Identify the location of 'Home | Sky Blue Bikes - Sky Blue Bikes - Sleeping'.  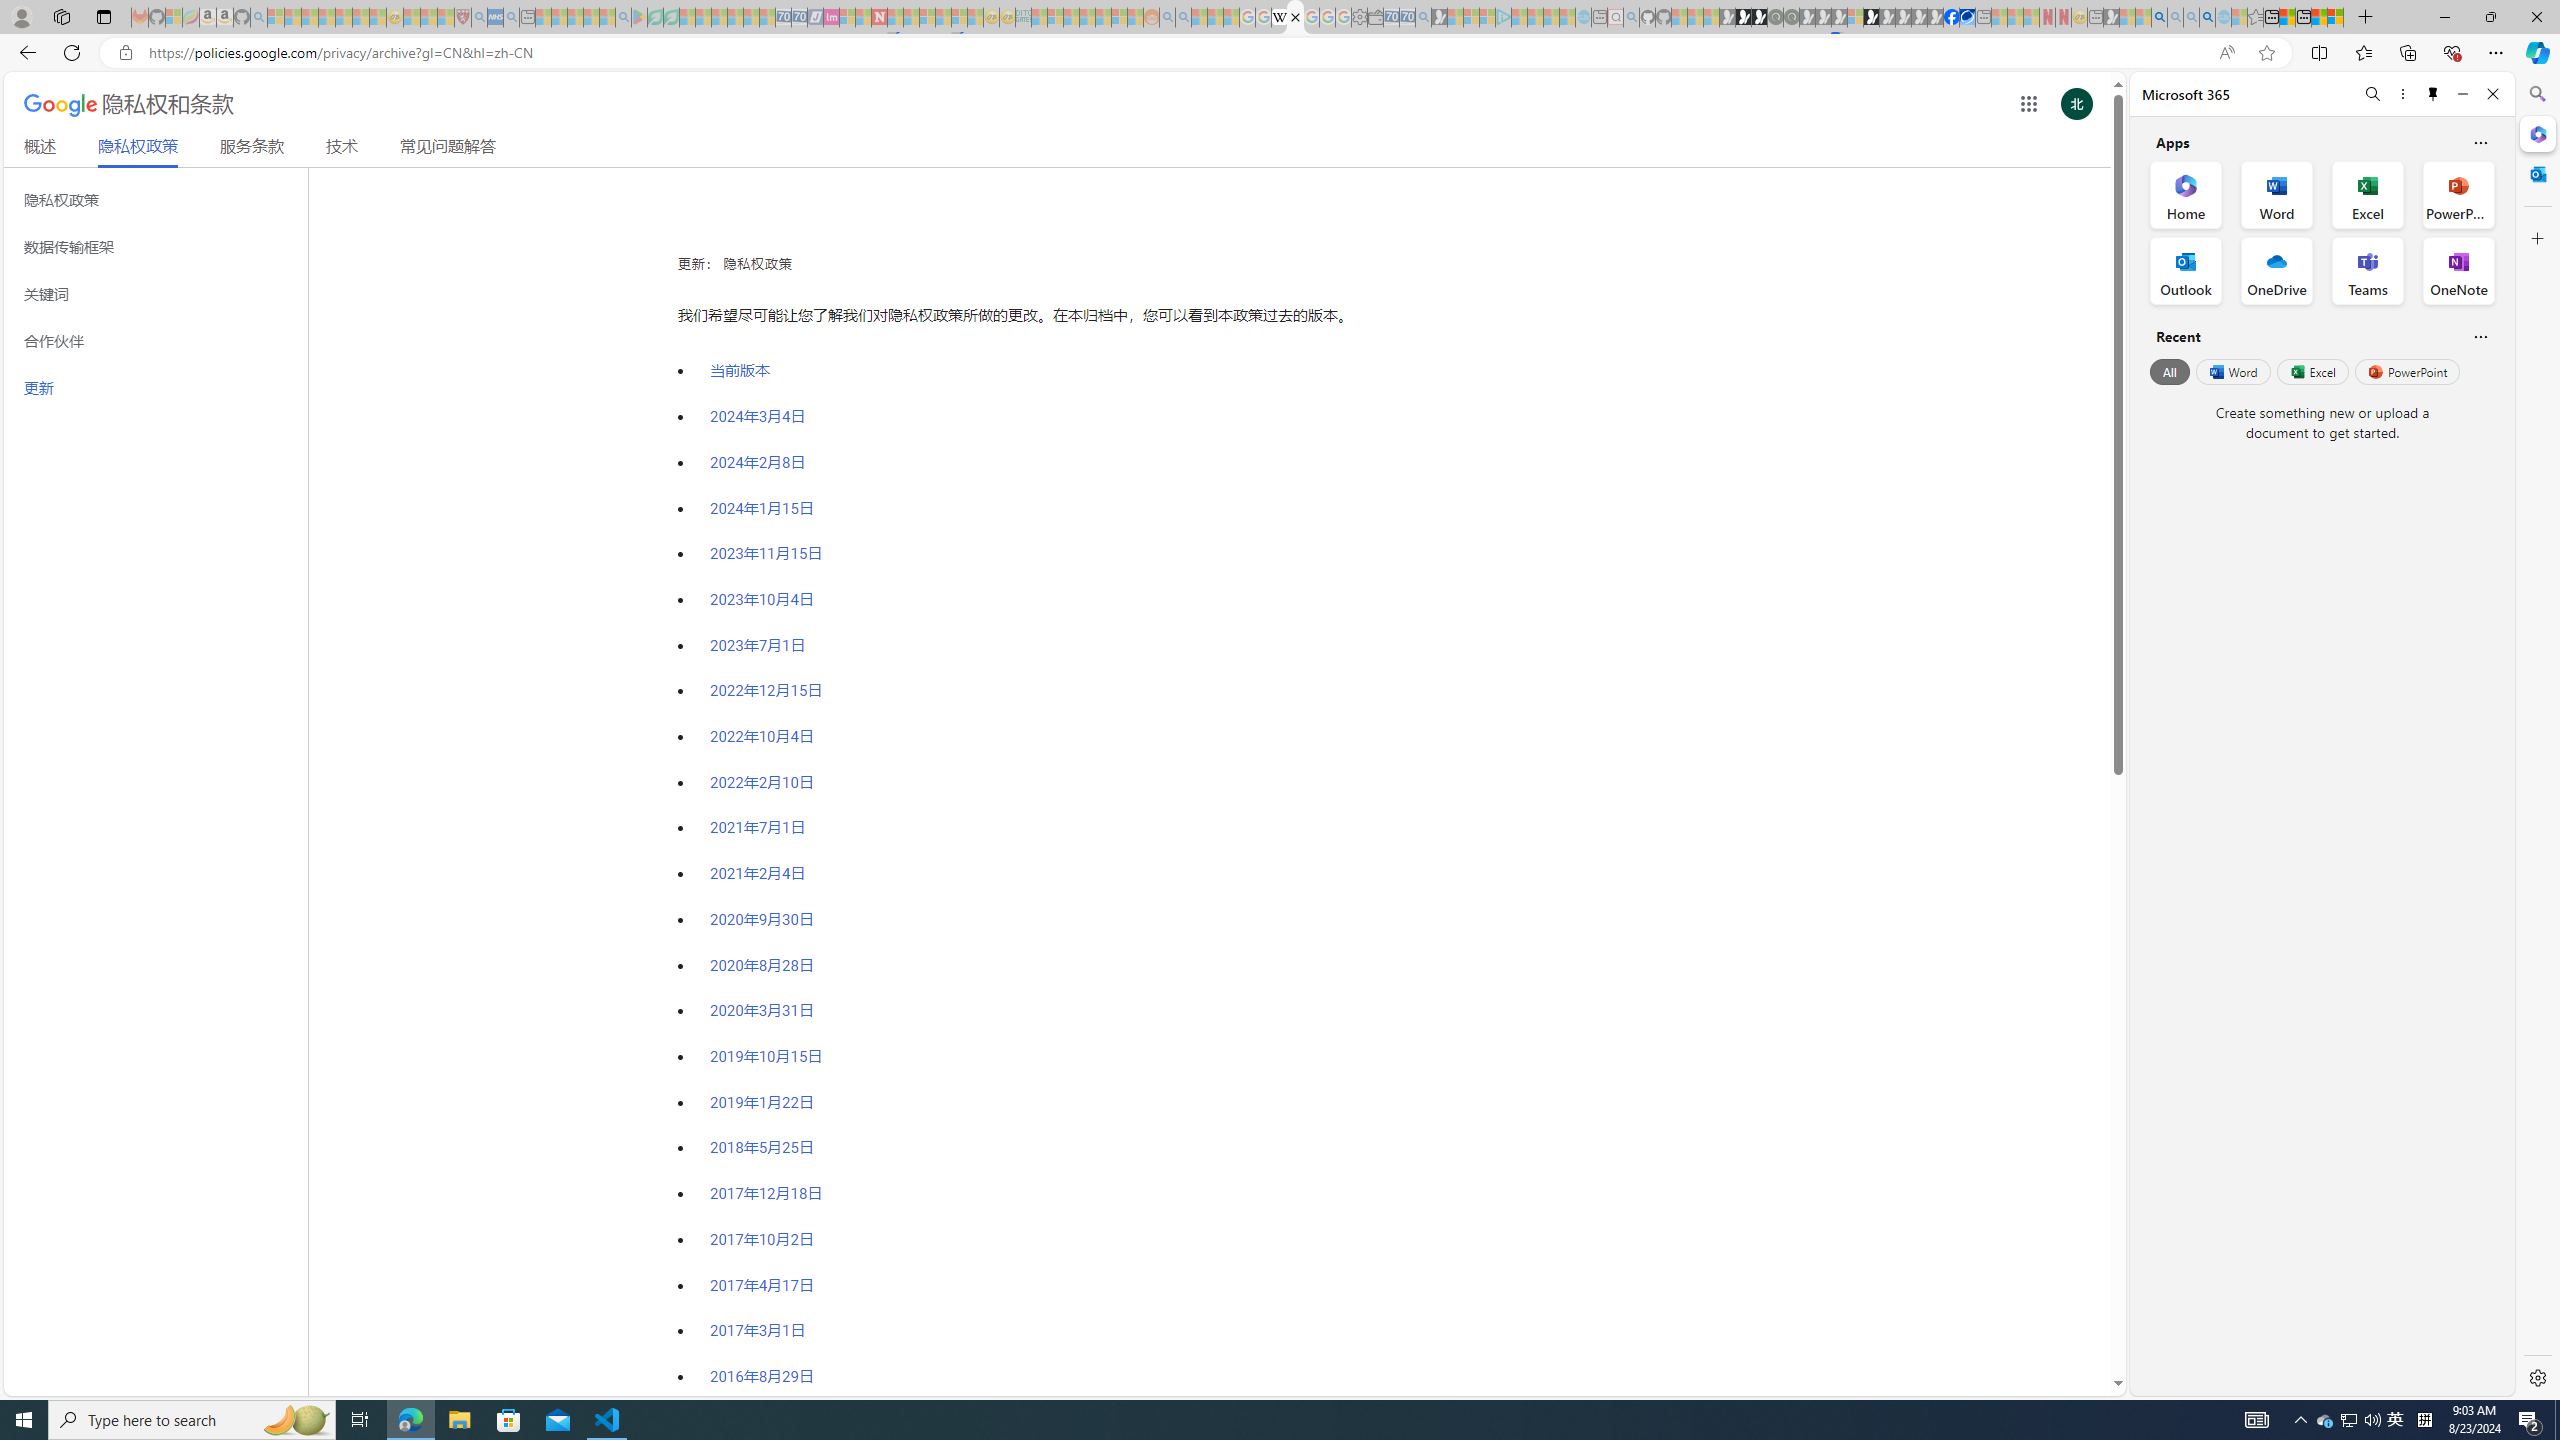
(1582, 16).